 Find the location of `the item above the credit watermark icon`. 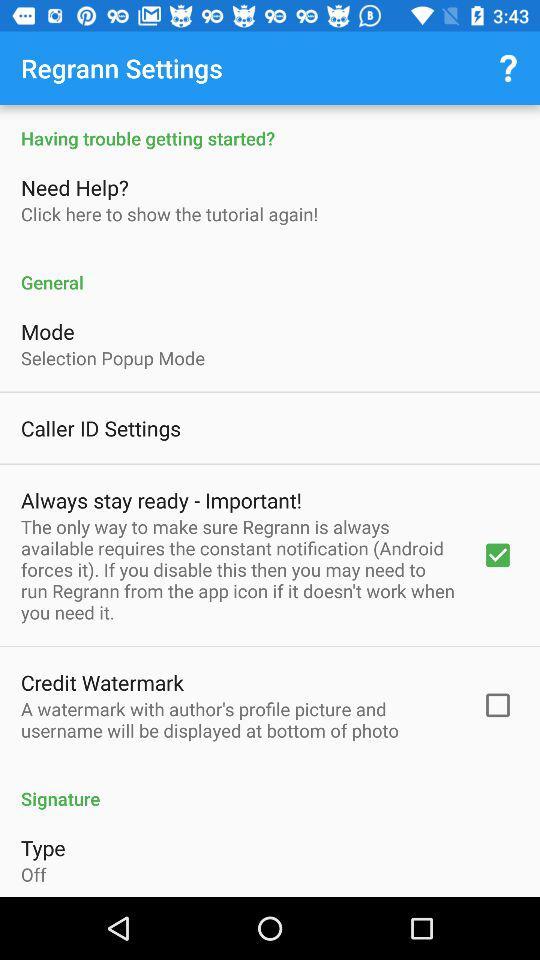

the item above the credit watermark icon is located at coordinates (238, 569).